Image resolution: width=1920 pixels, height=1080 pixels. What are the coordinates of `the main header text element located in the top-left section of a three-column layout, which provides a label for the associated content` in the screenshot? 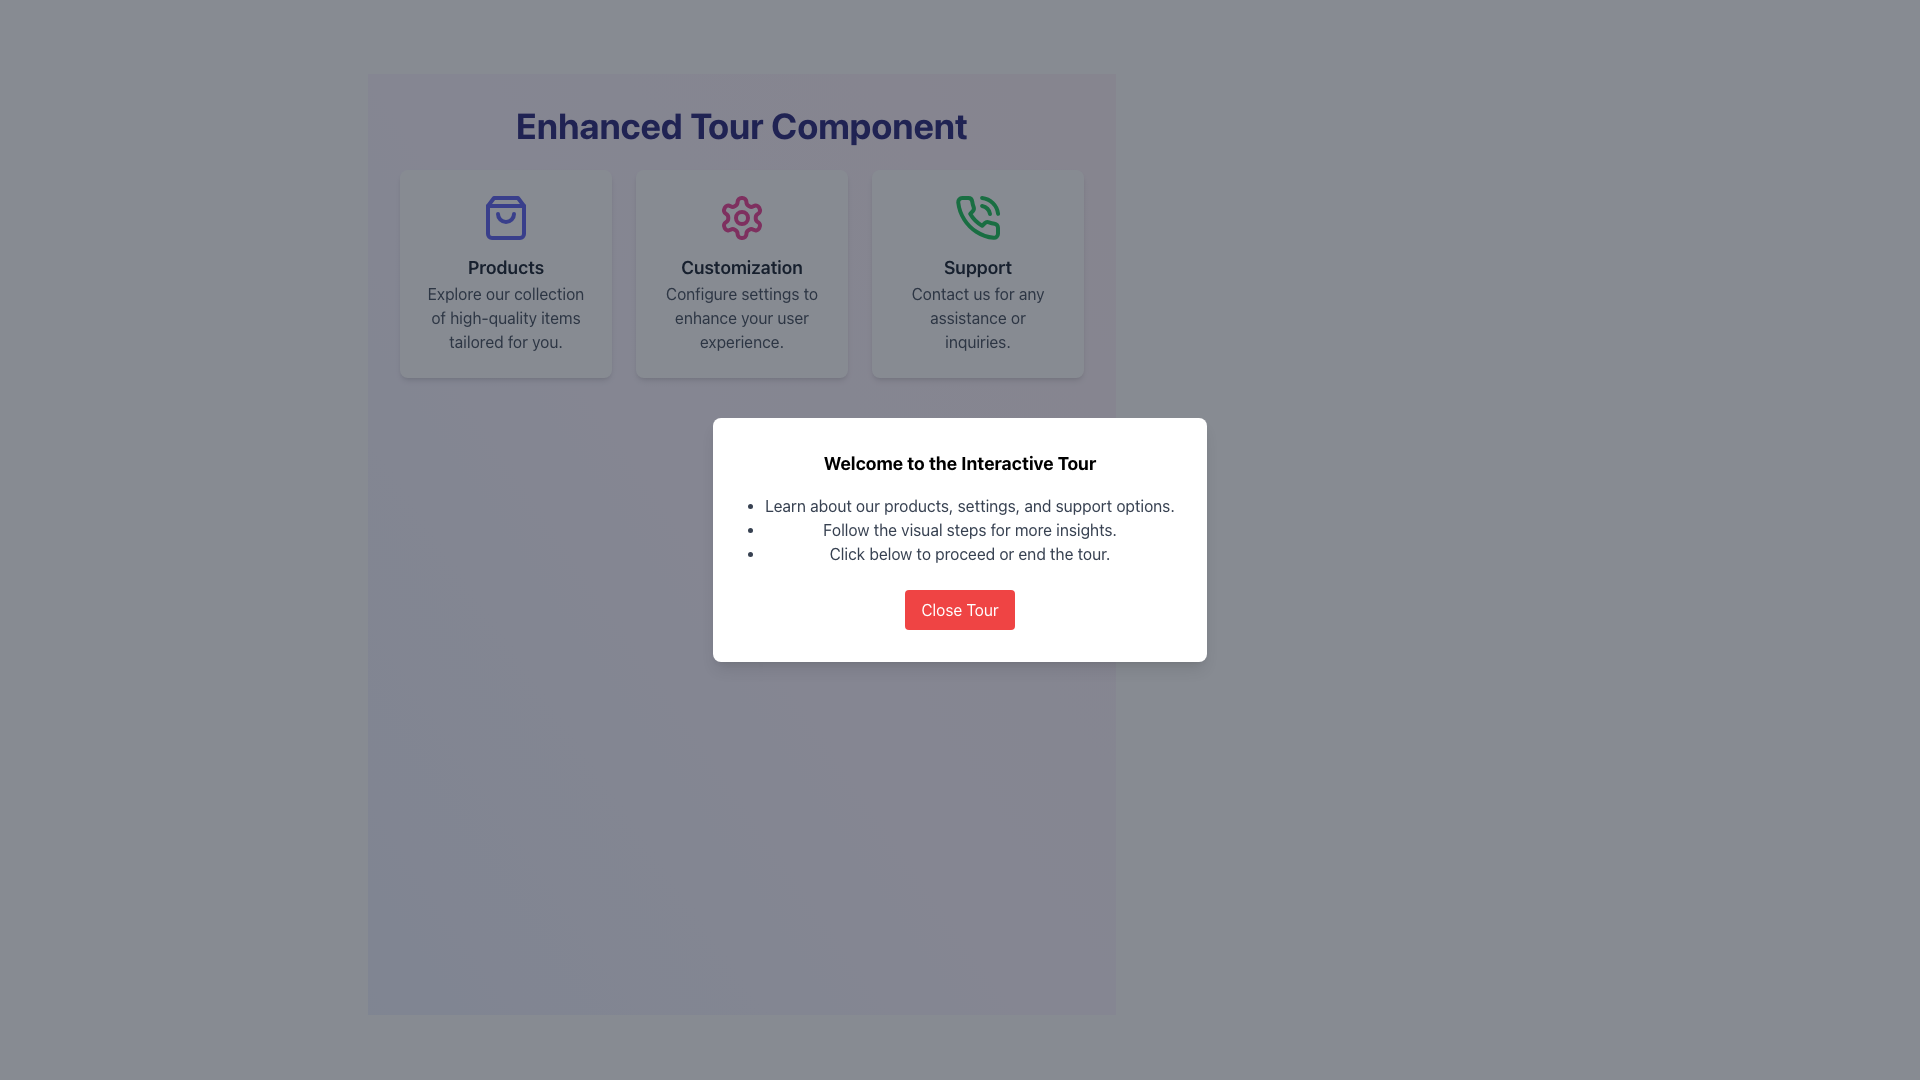 It's located at (505, 266).